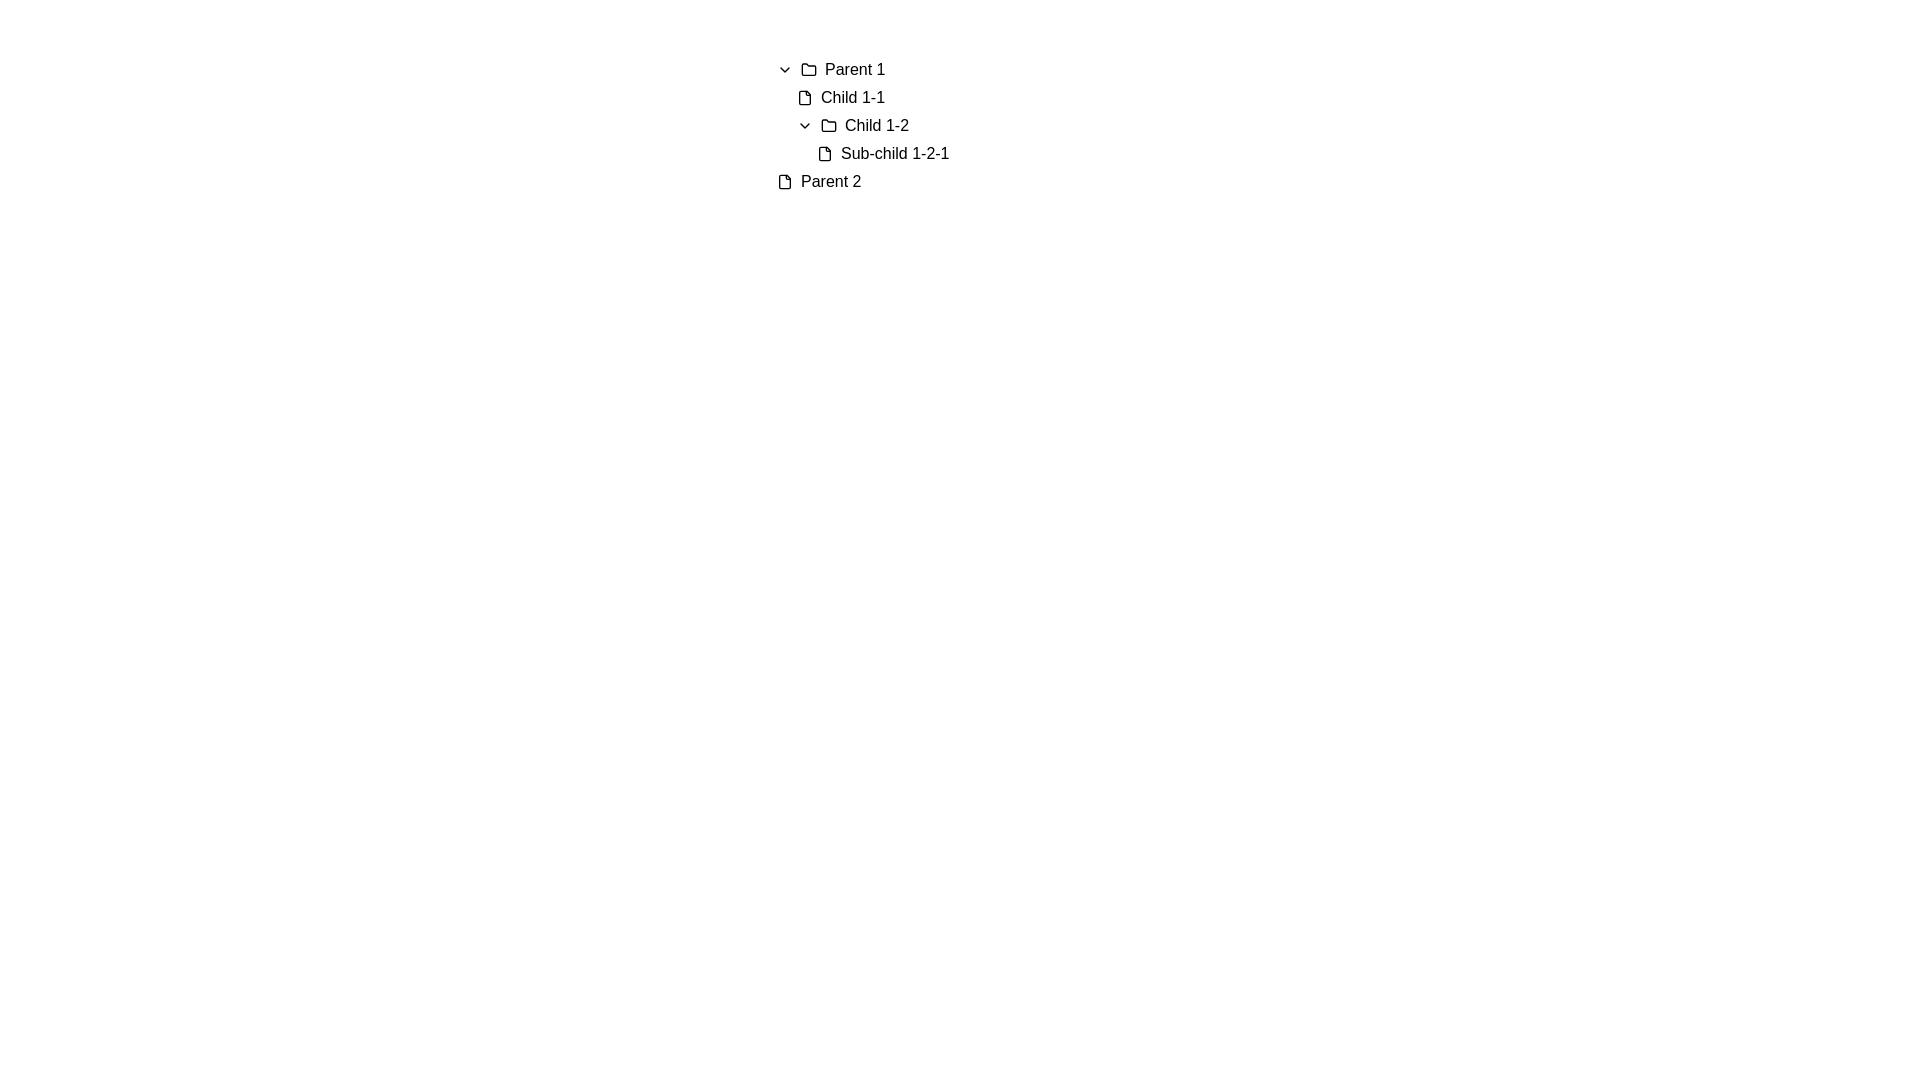 This screenshot has width=1920, height=1080. Describe the element at coordinates (829, 124) in the screenshot. I see `the folder icon, which is a graphical representation of a traditional folder outline with a rightward-oriented tab` at that location.